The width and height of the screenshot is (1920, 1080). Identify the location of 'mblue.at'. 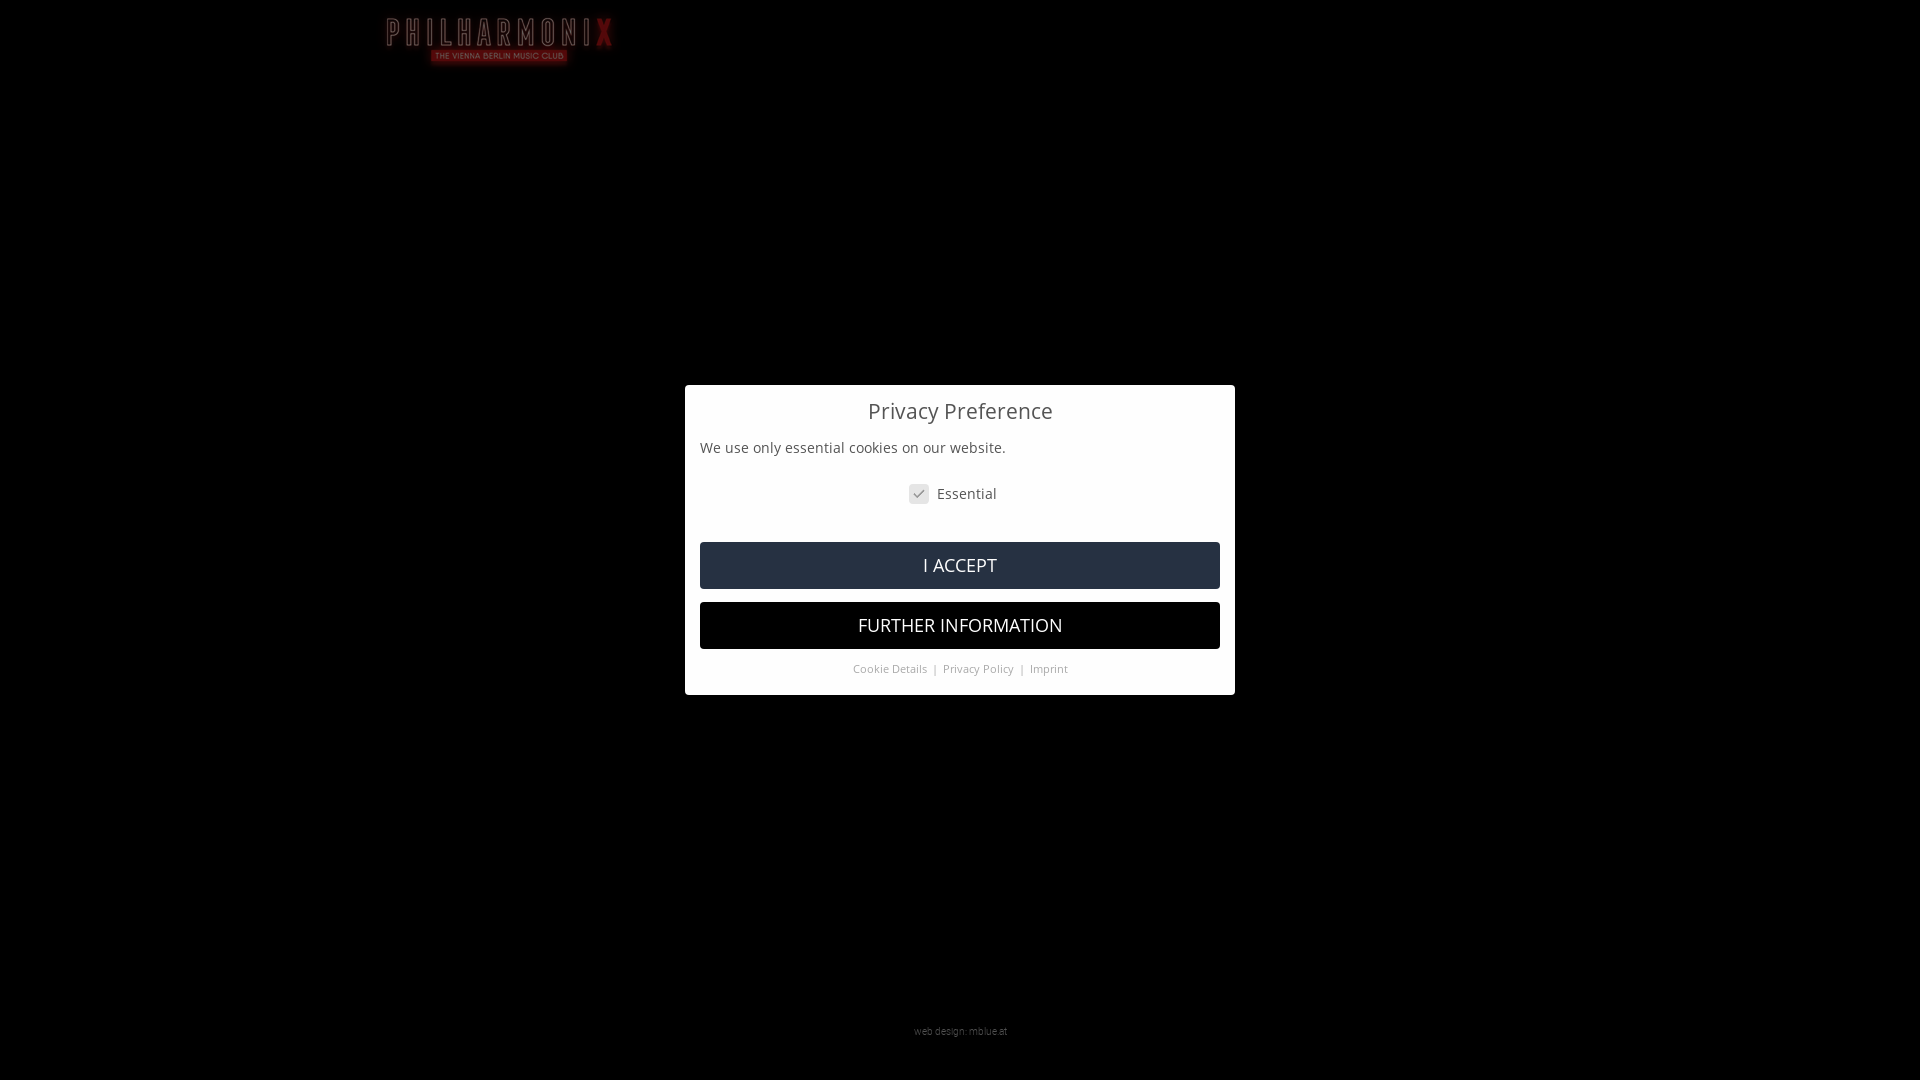
(987, 1030).